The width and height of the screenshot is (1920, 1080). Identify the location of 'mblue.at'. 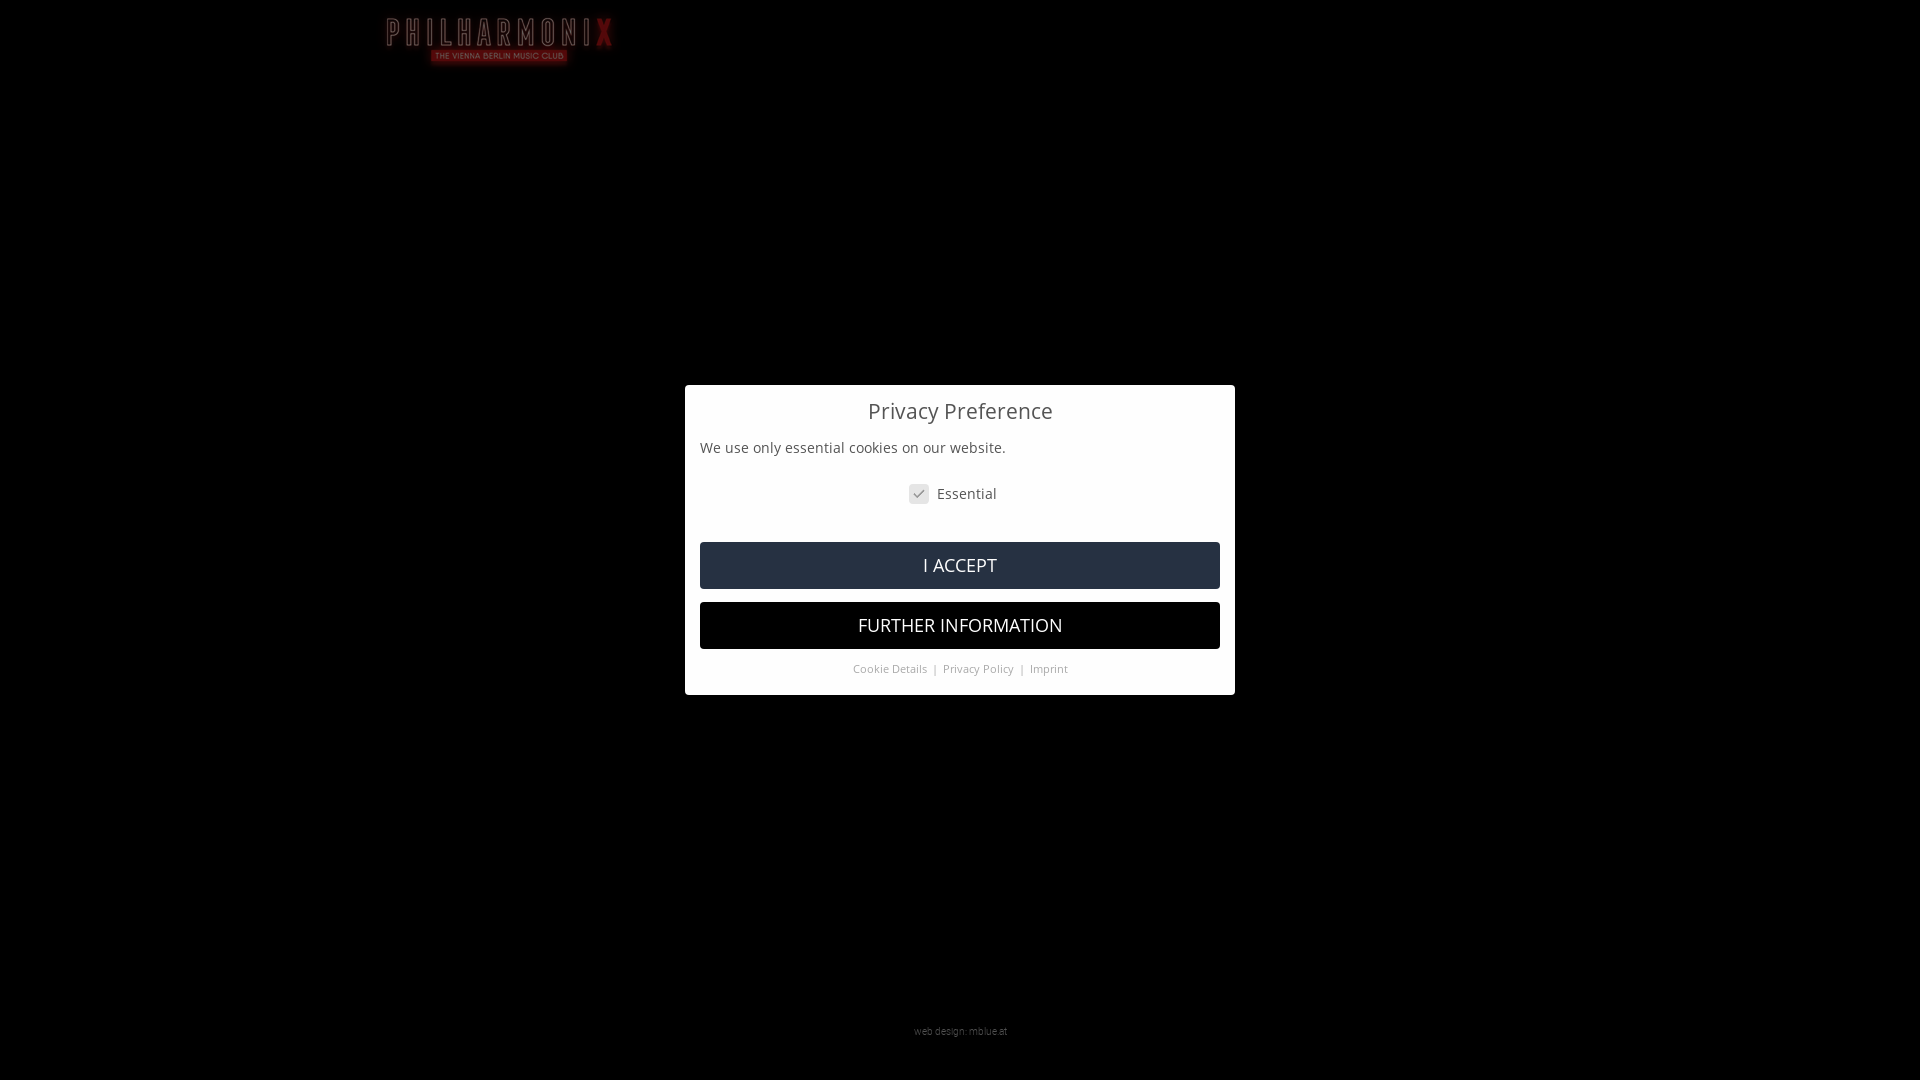
(987, 1030).